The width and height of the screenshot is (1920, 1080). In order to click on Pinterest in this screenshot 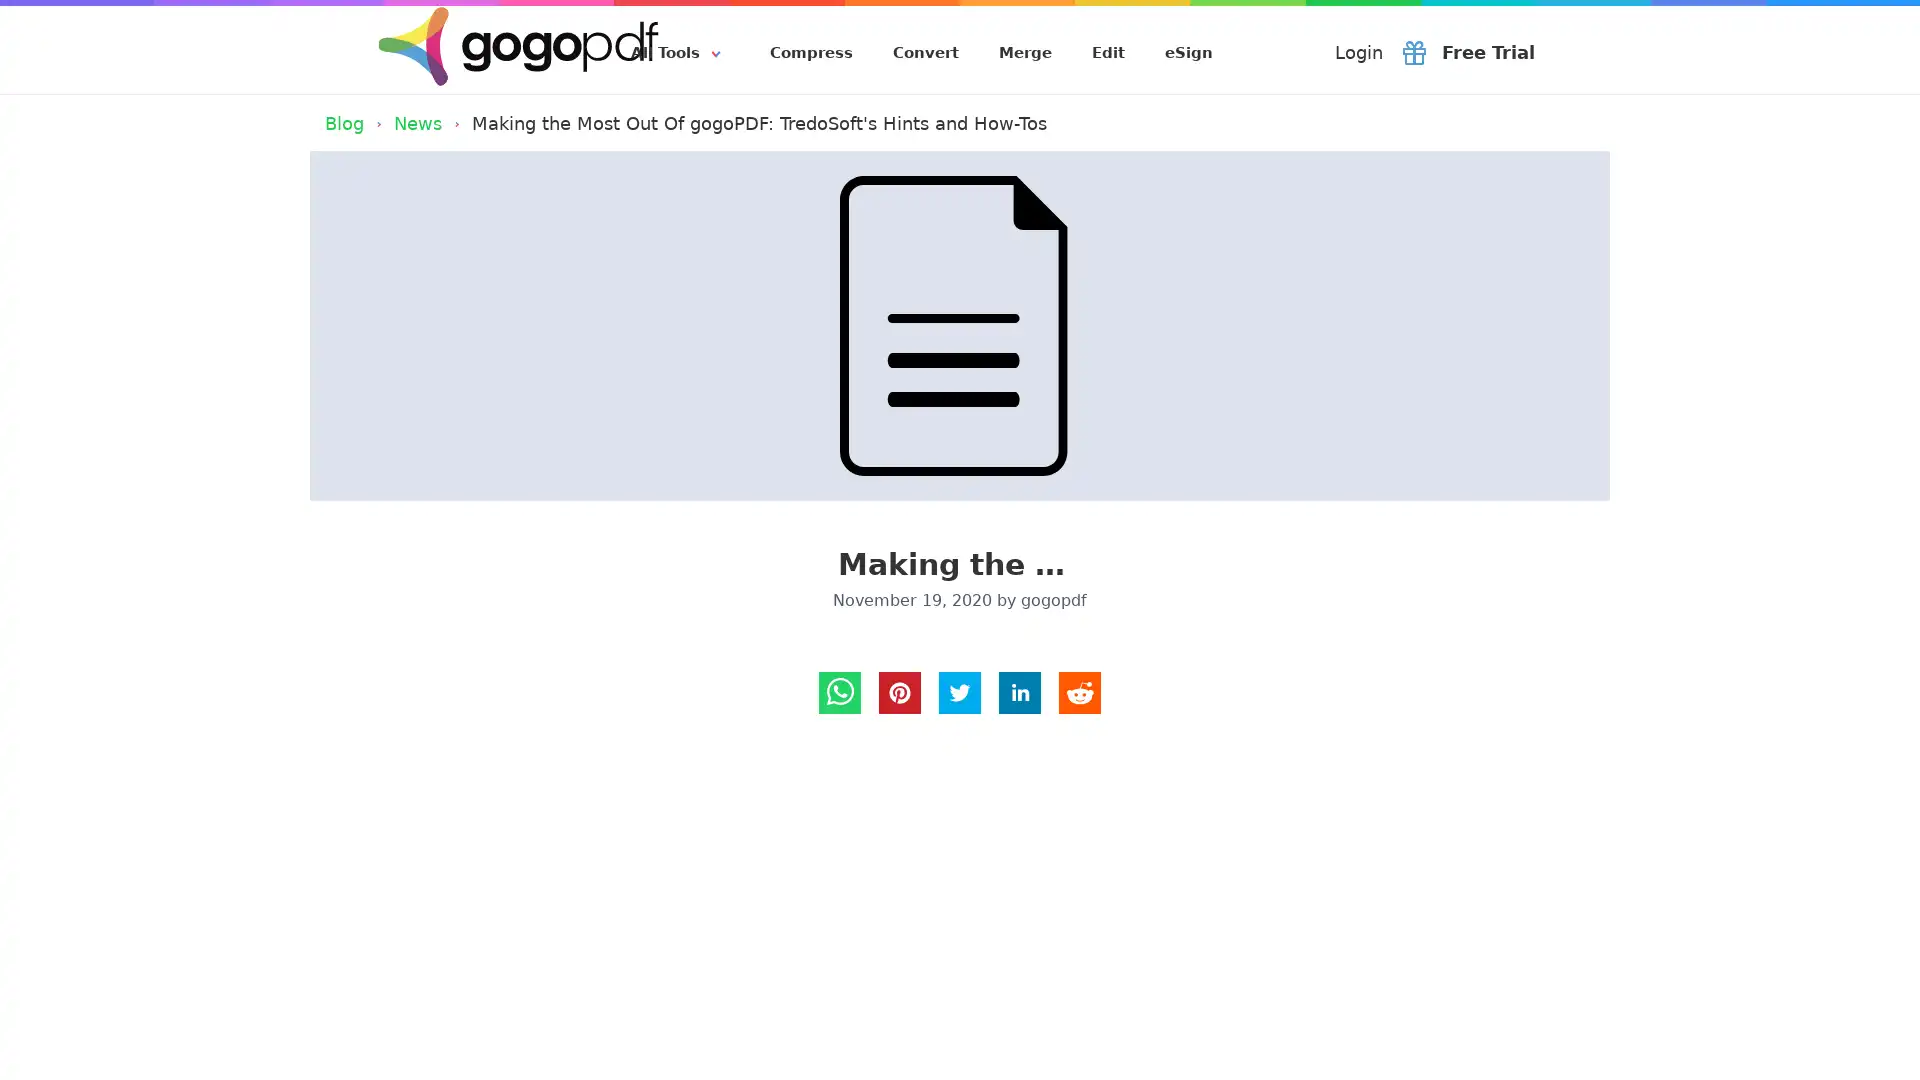, I will do `click(899, 692)`.